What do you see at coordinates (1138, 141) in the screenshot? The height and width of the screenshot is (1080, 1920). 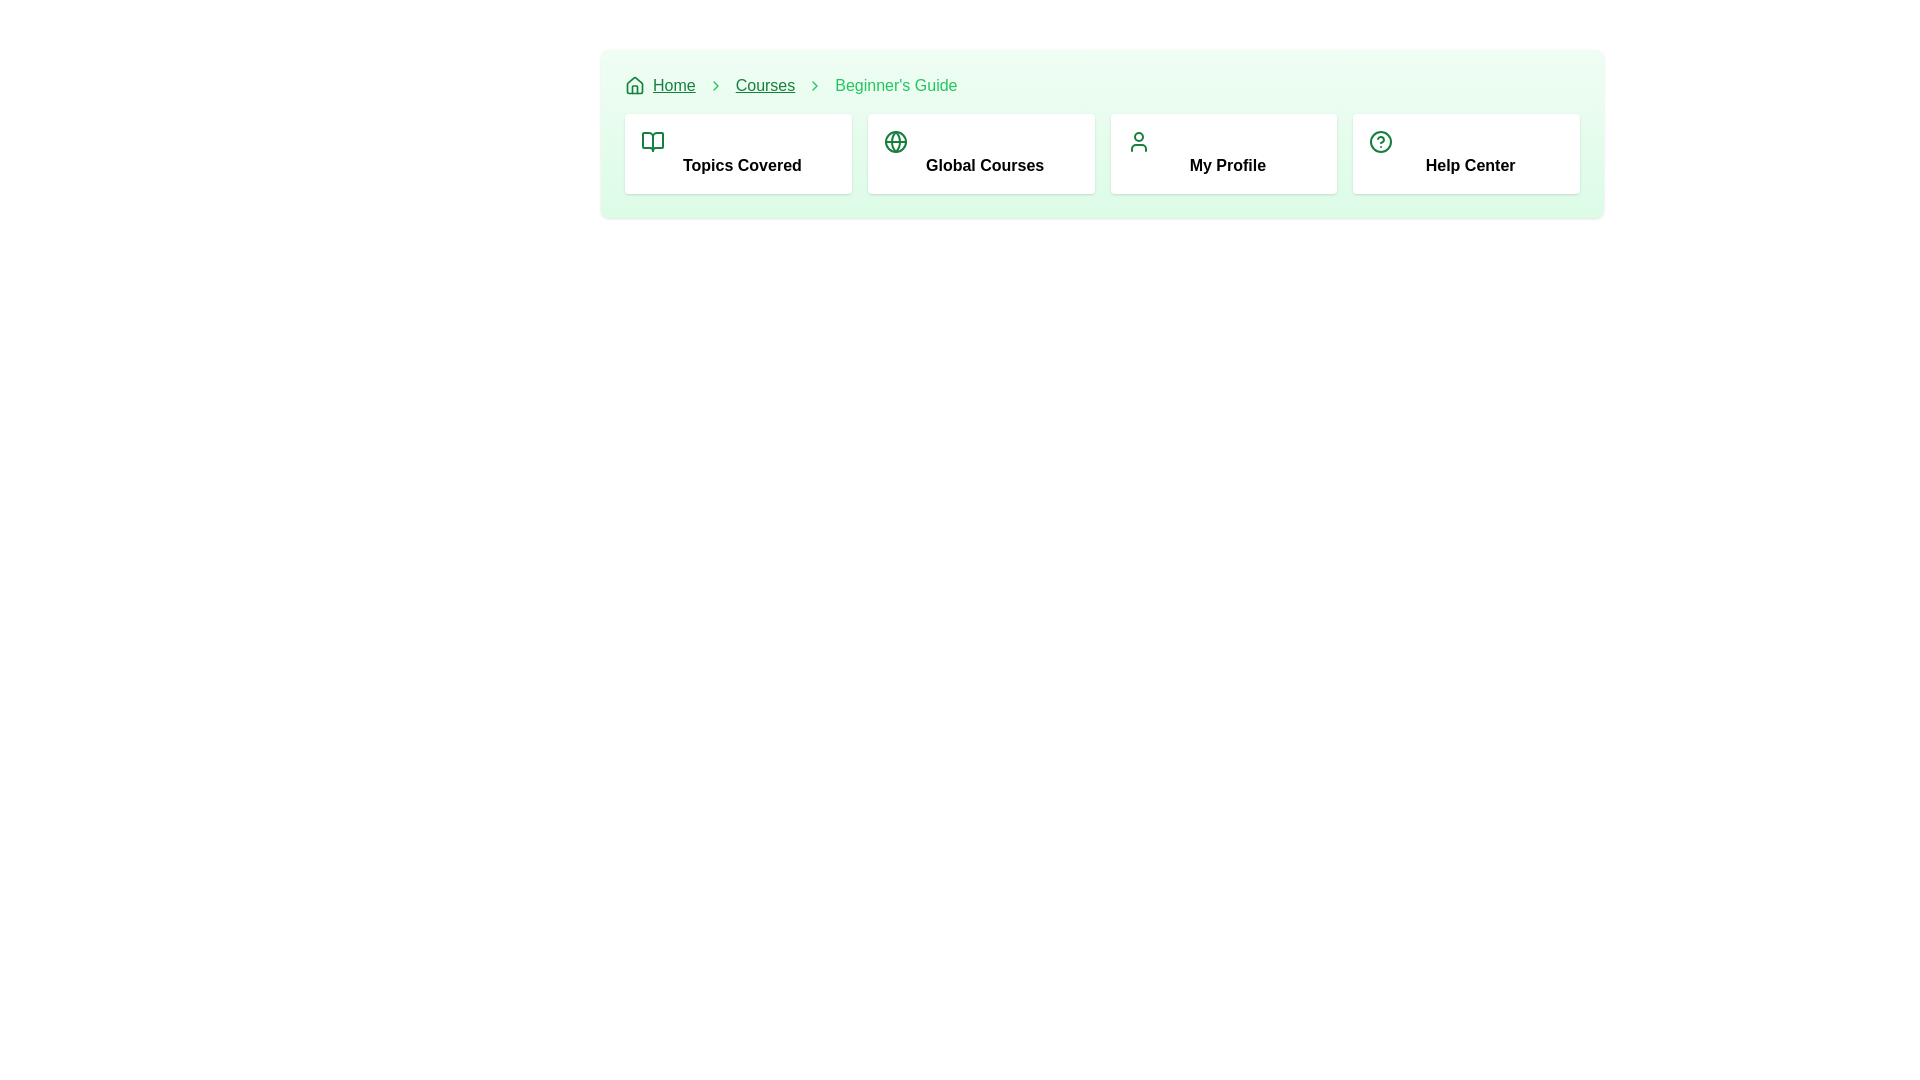 I see `the user profile icon located in the 'My Profile' section of the navigation card area, between 'Global Courses' and 'Help Center'` at bounding box center [1138, 141].